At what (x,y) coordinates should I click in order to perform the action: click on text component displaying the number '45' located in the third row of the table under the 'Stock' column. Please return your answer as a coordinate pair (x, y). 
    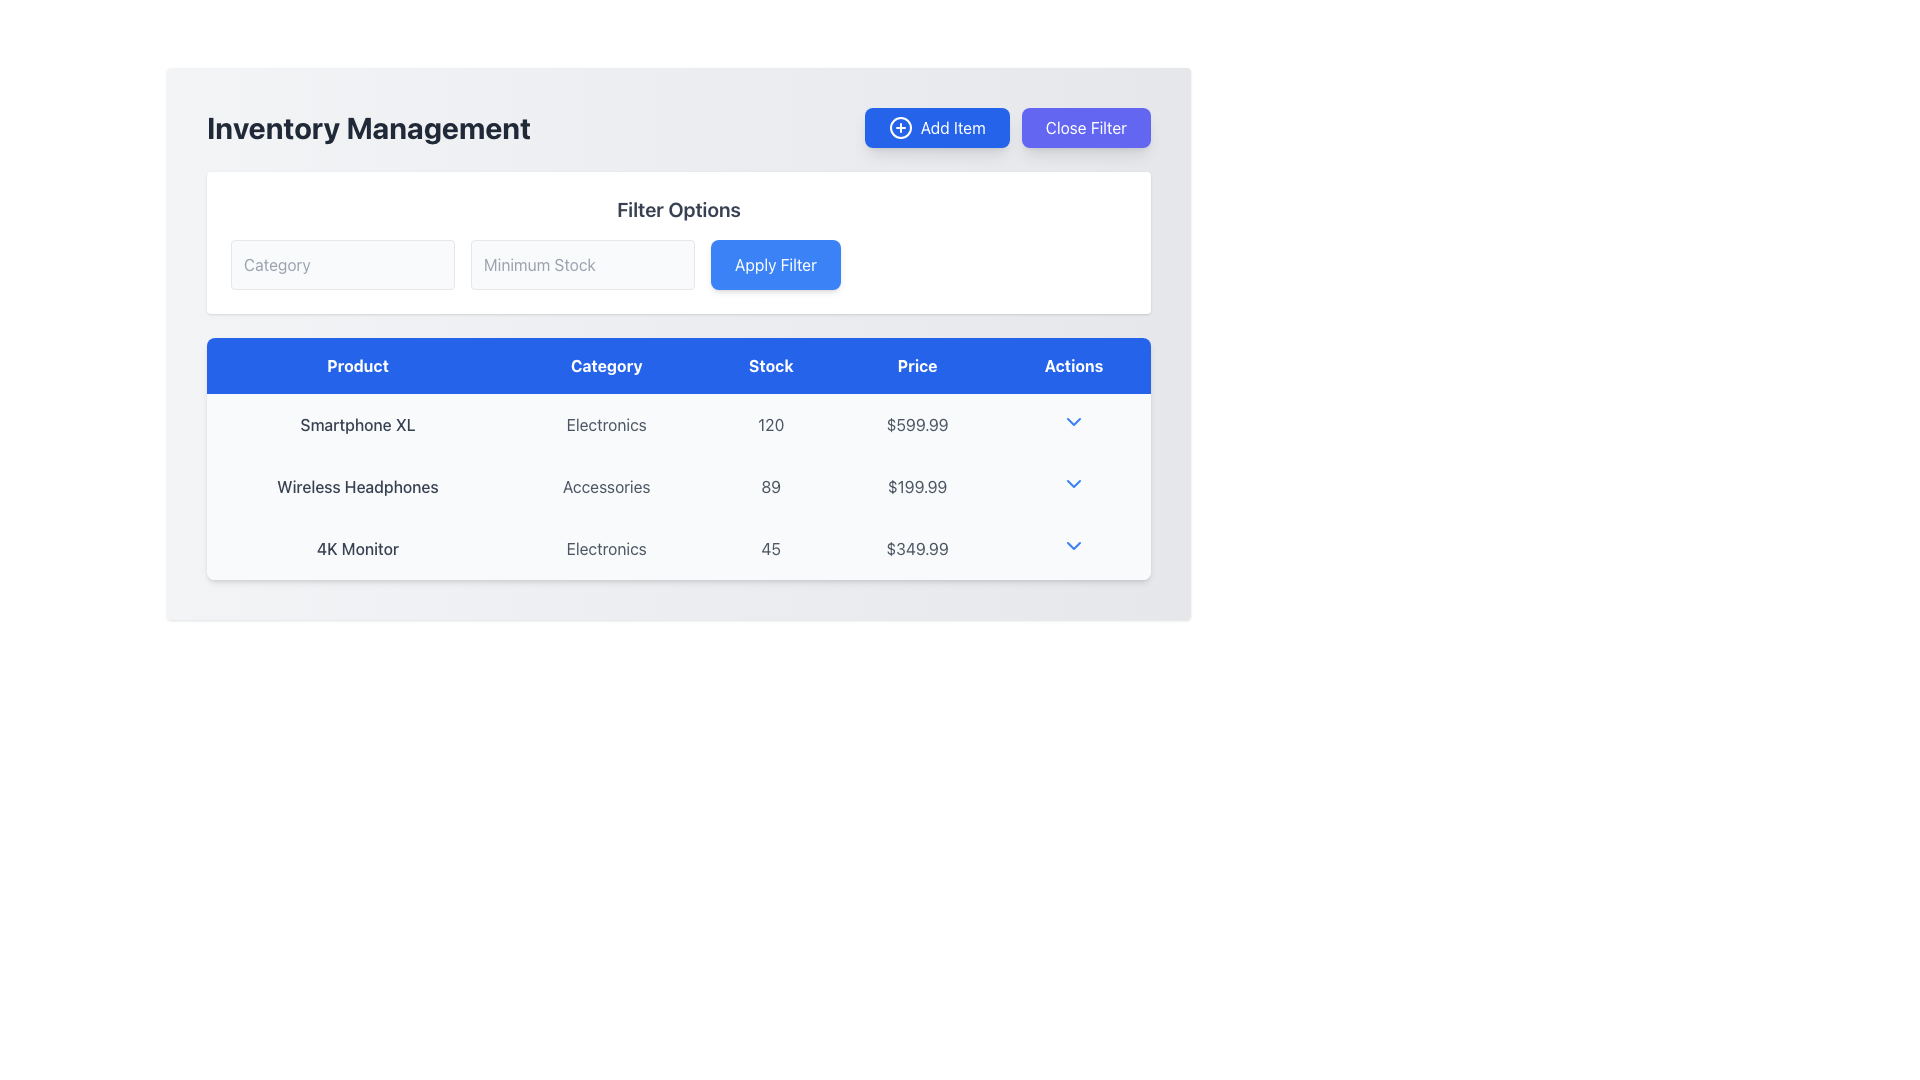
    Looking at the image, I should click on (770, 548).